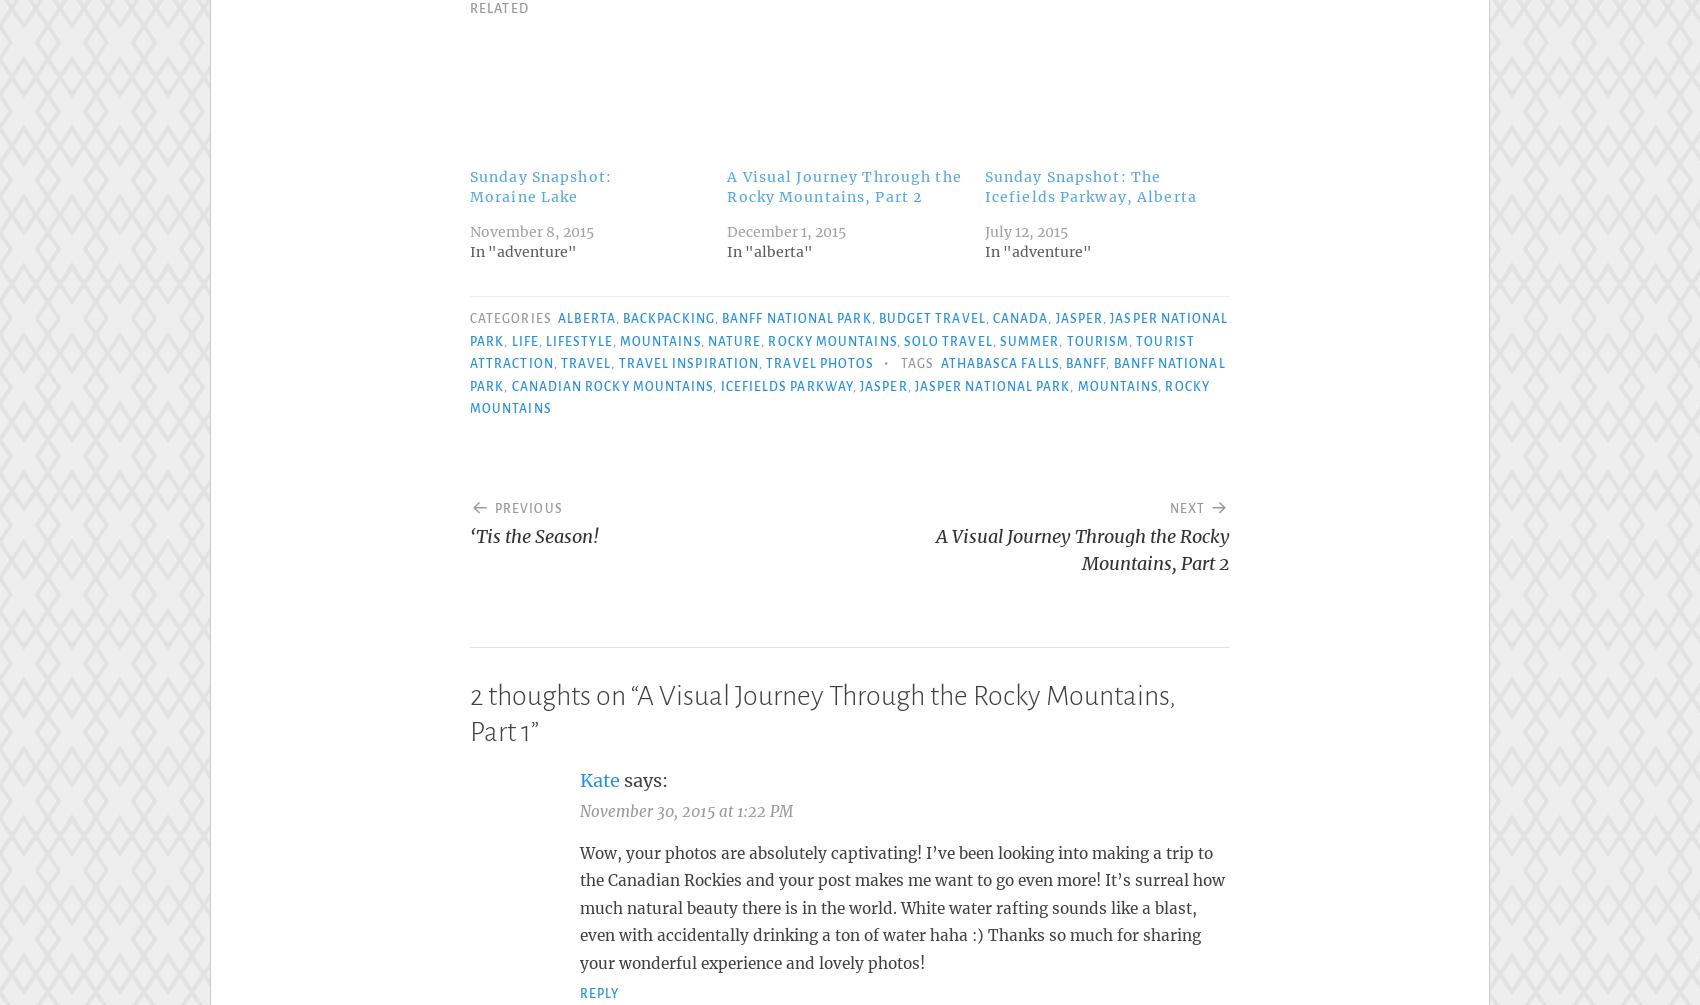 Image resolution: width=1700 pixels, height=1005 pixels. Describe the element at coordinates (512, 312) in the screenshot. I see `'Categories'` at that location.